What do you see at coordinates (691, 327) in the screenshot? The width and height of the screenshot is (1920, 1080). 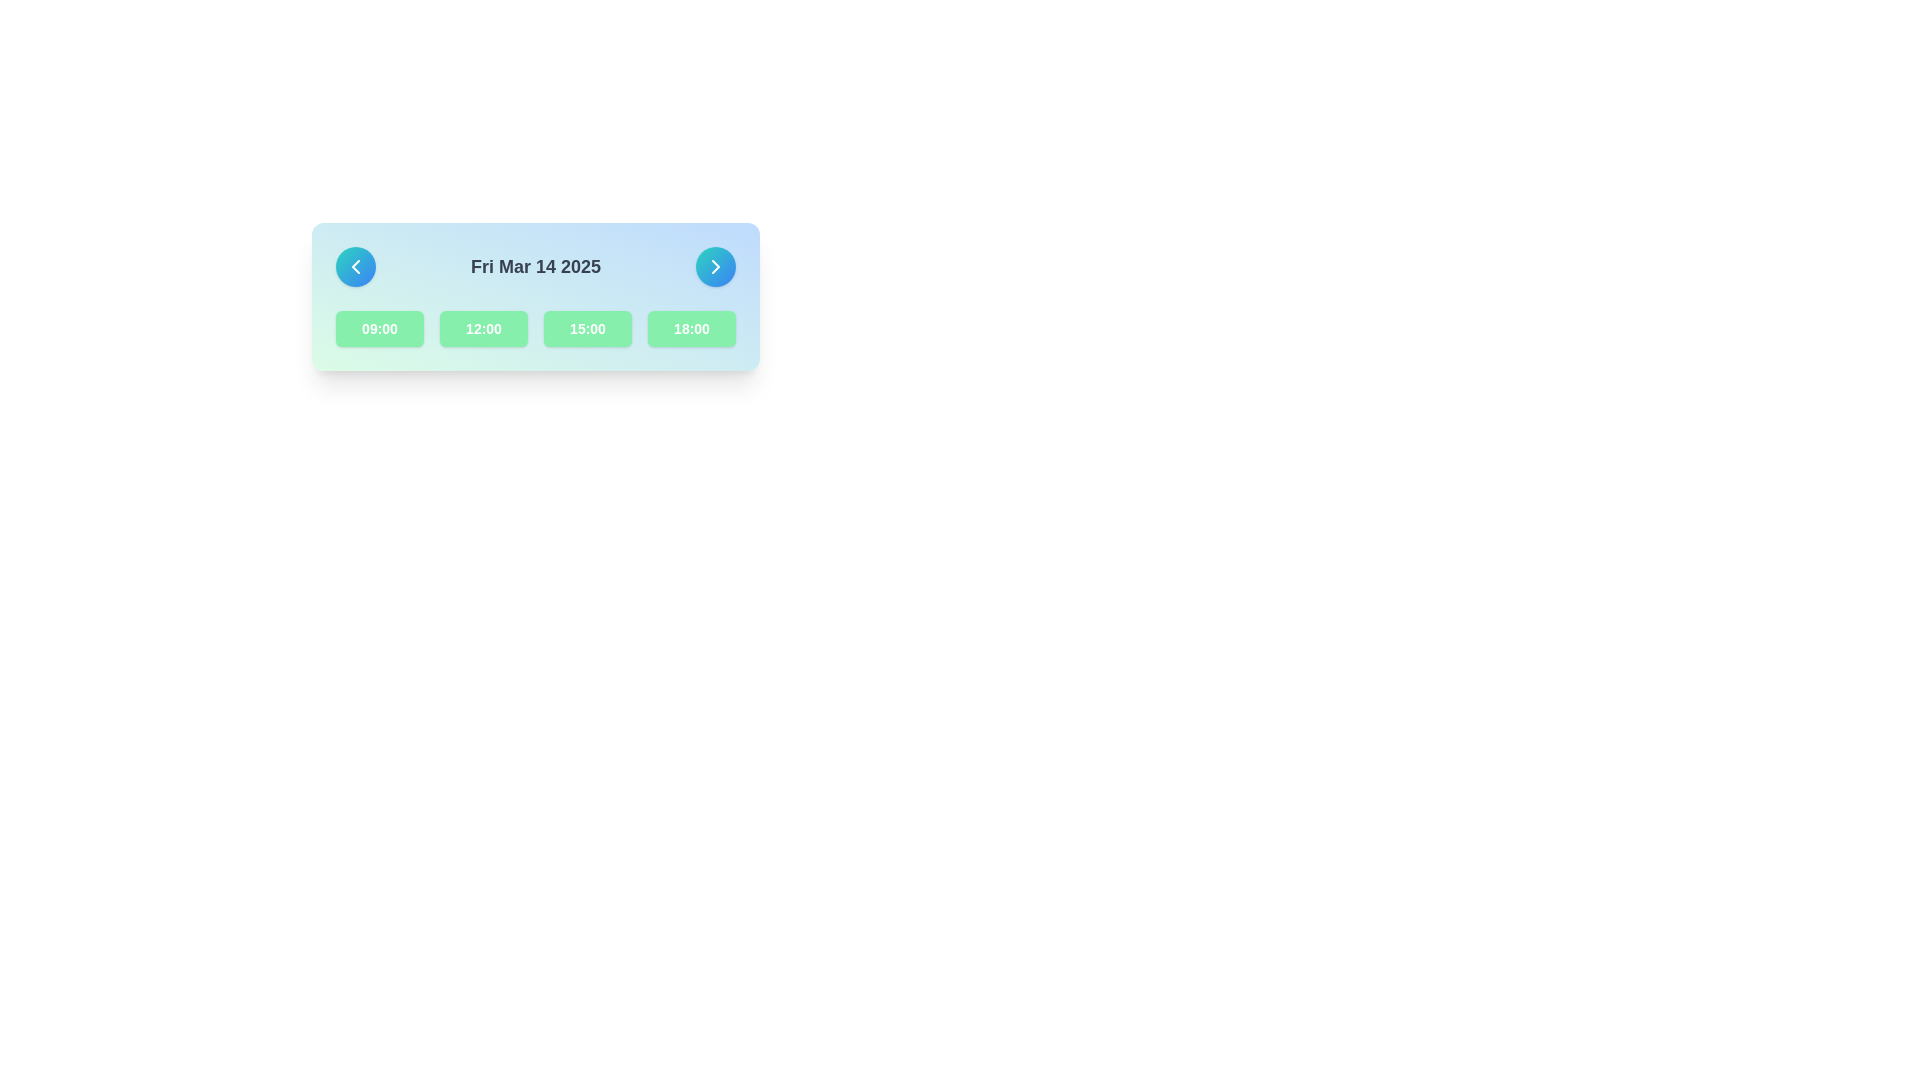 I see `the fourth button in a row of four buttons` at bounding box center [691, 327].